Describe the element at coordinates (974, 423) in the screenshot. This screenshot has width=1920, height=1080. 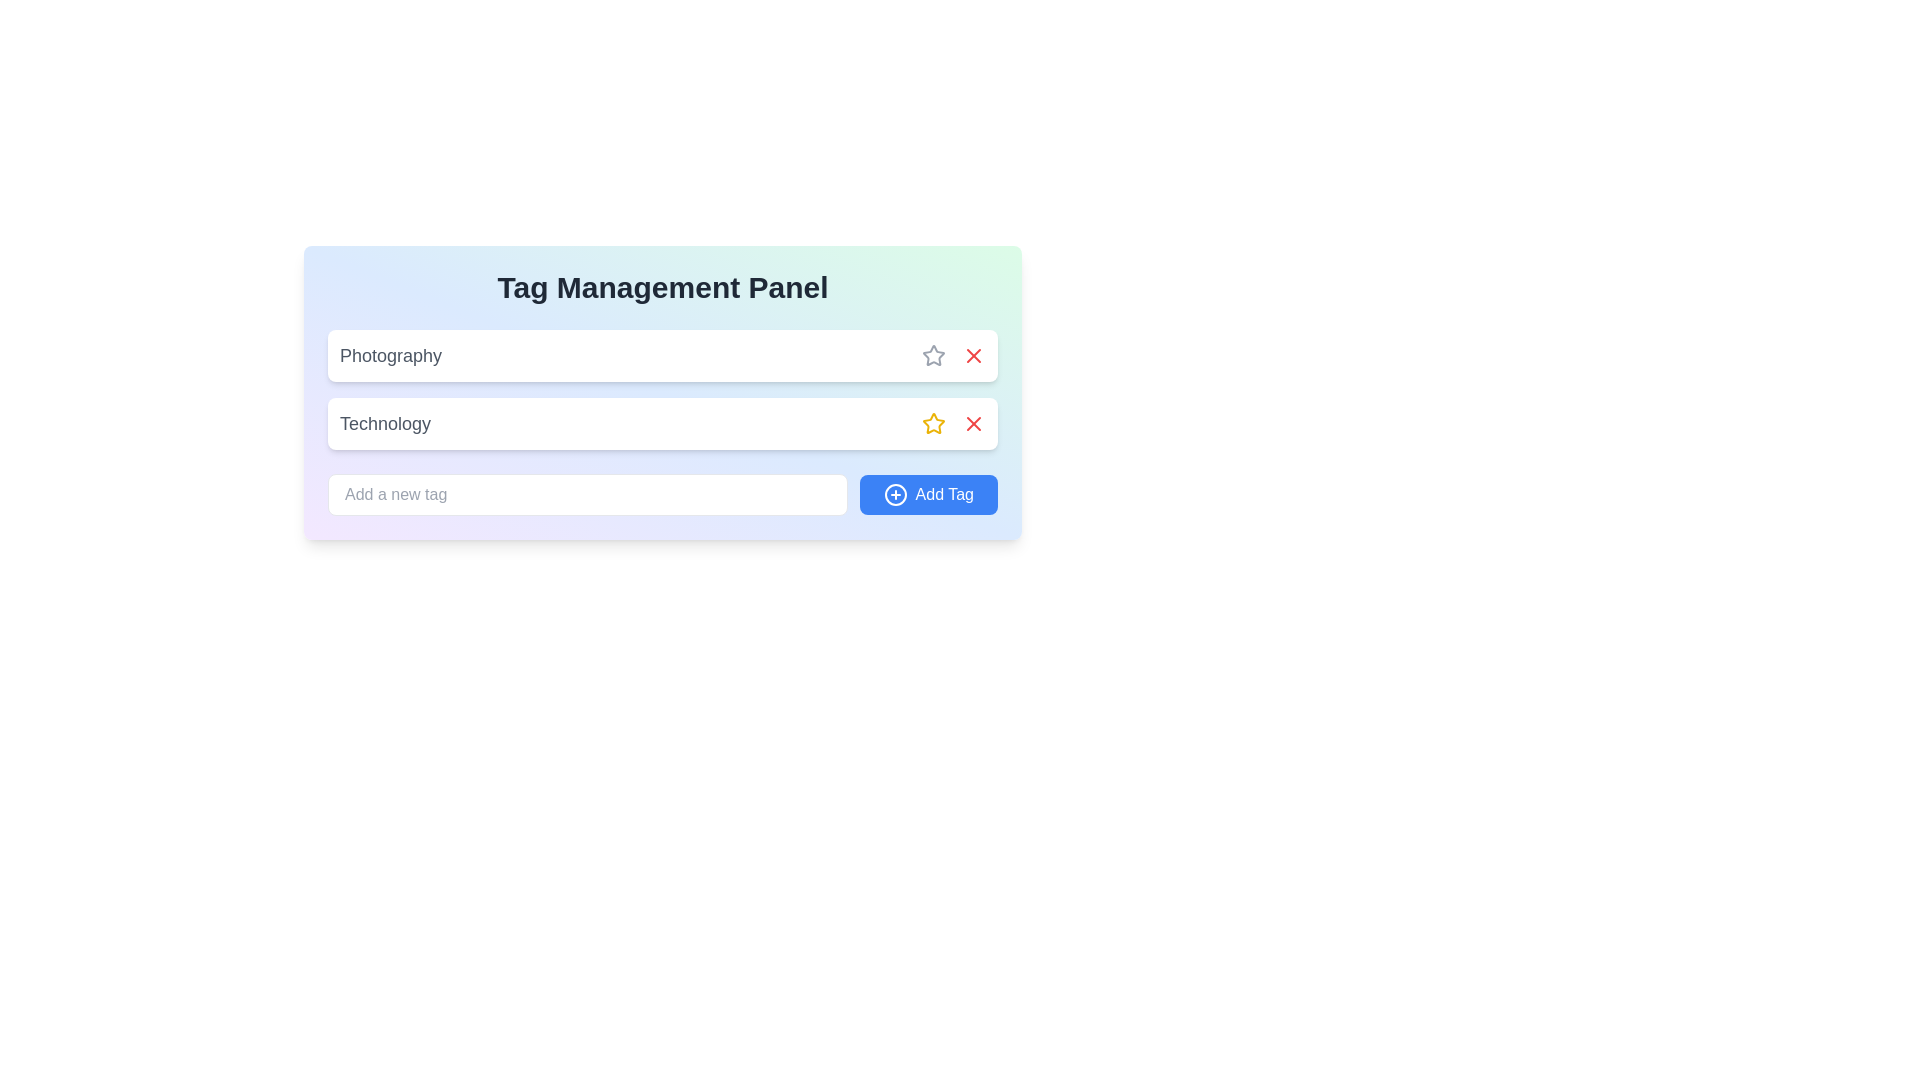
I see `the small red 'X' icon button, which is the delete action marker located at the end of the 'Technology' row in the 'Tag Management Panel'` at that location.